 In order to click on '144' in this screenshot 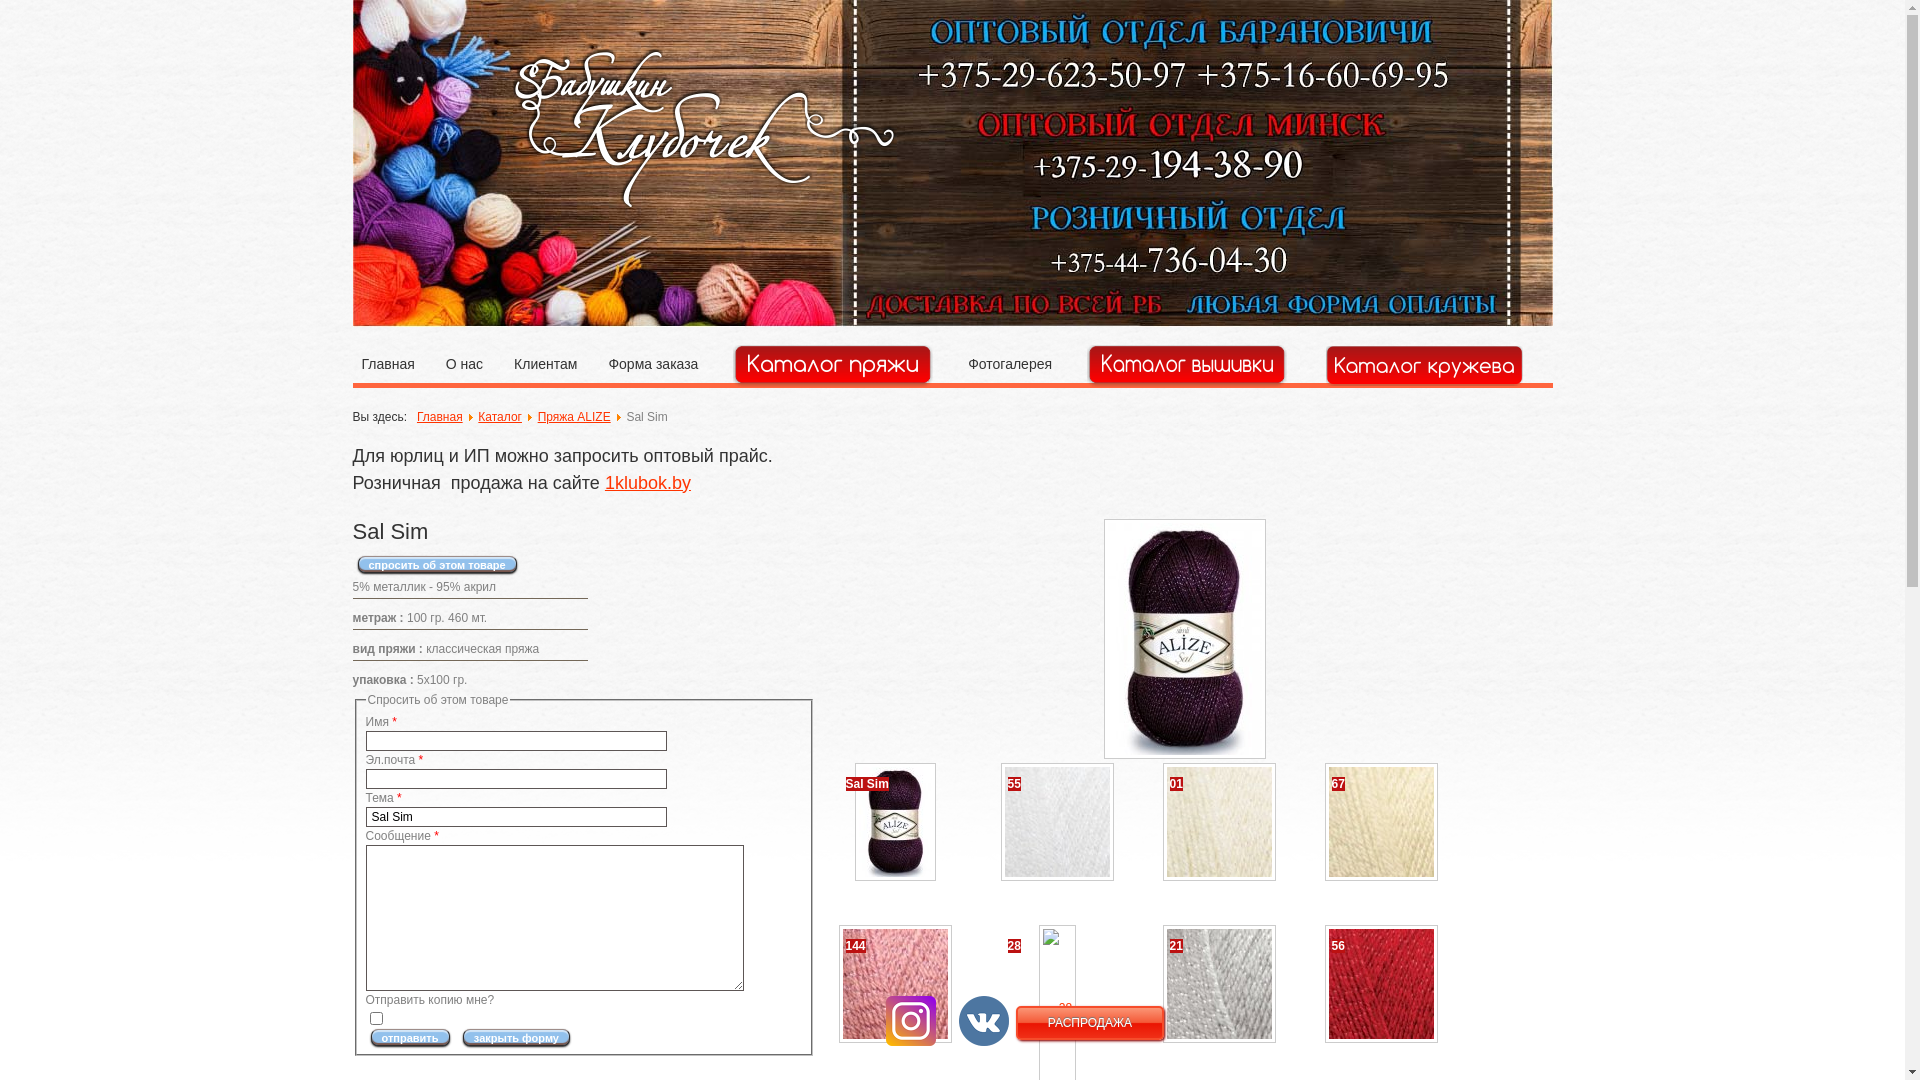, I will do `click(894, 982)`.